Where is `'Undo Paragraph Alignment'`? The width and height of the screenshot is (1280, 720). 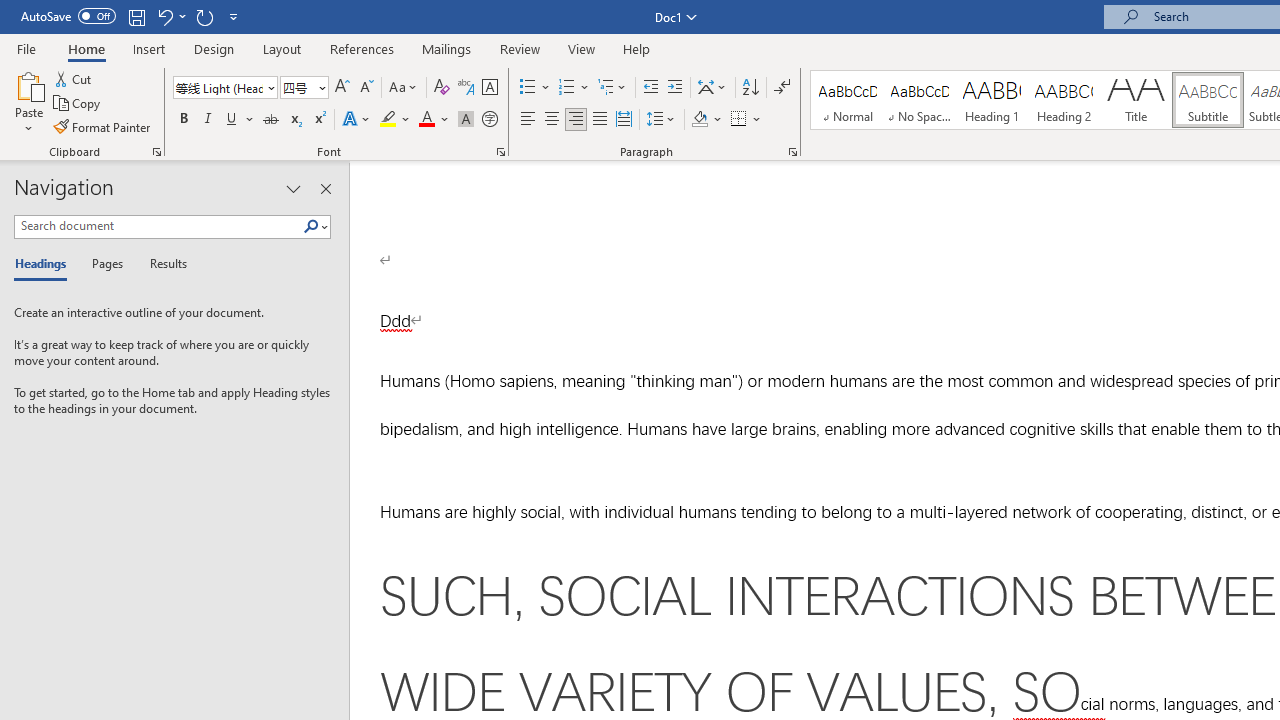
'Undo Paragraph Alignment' is located at coordinates (164, 16).